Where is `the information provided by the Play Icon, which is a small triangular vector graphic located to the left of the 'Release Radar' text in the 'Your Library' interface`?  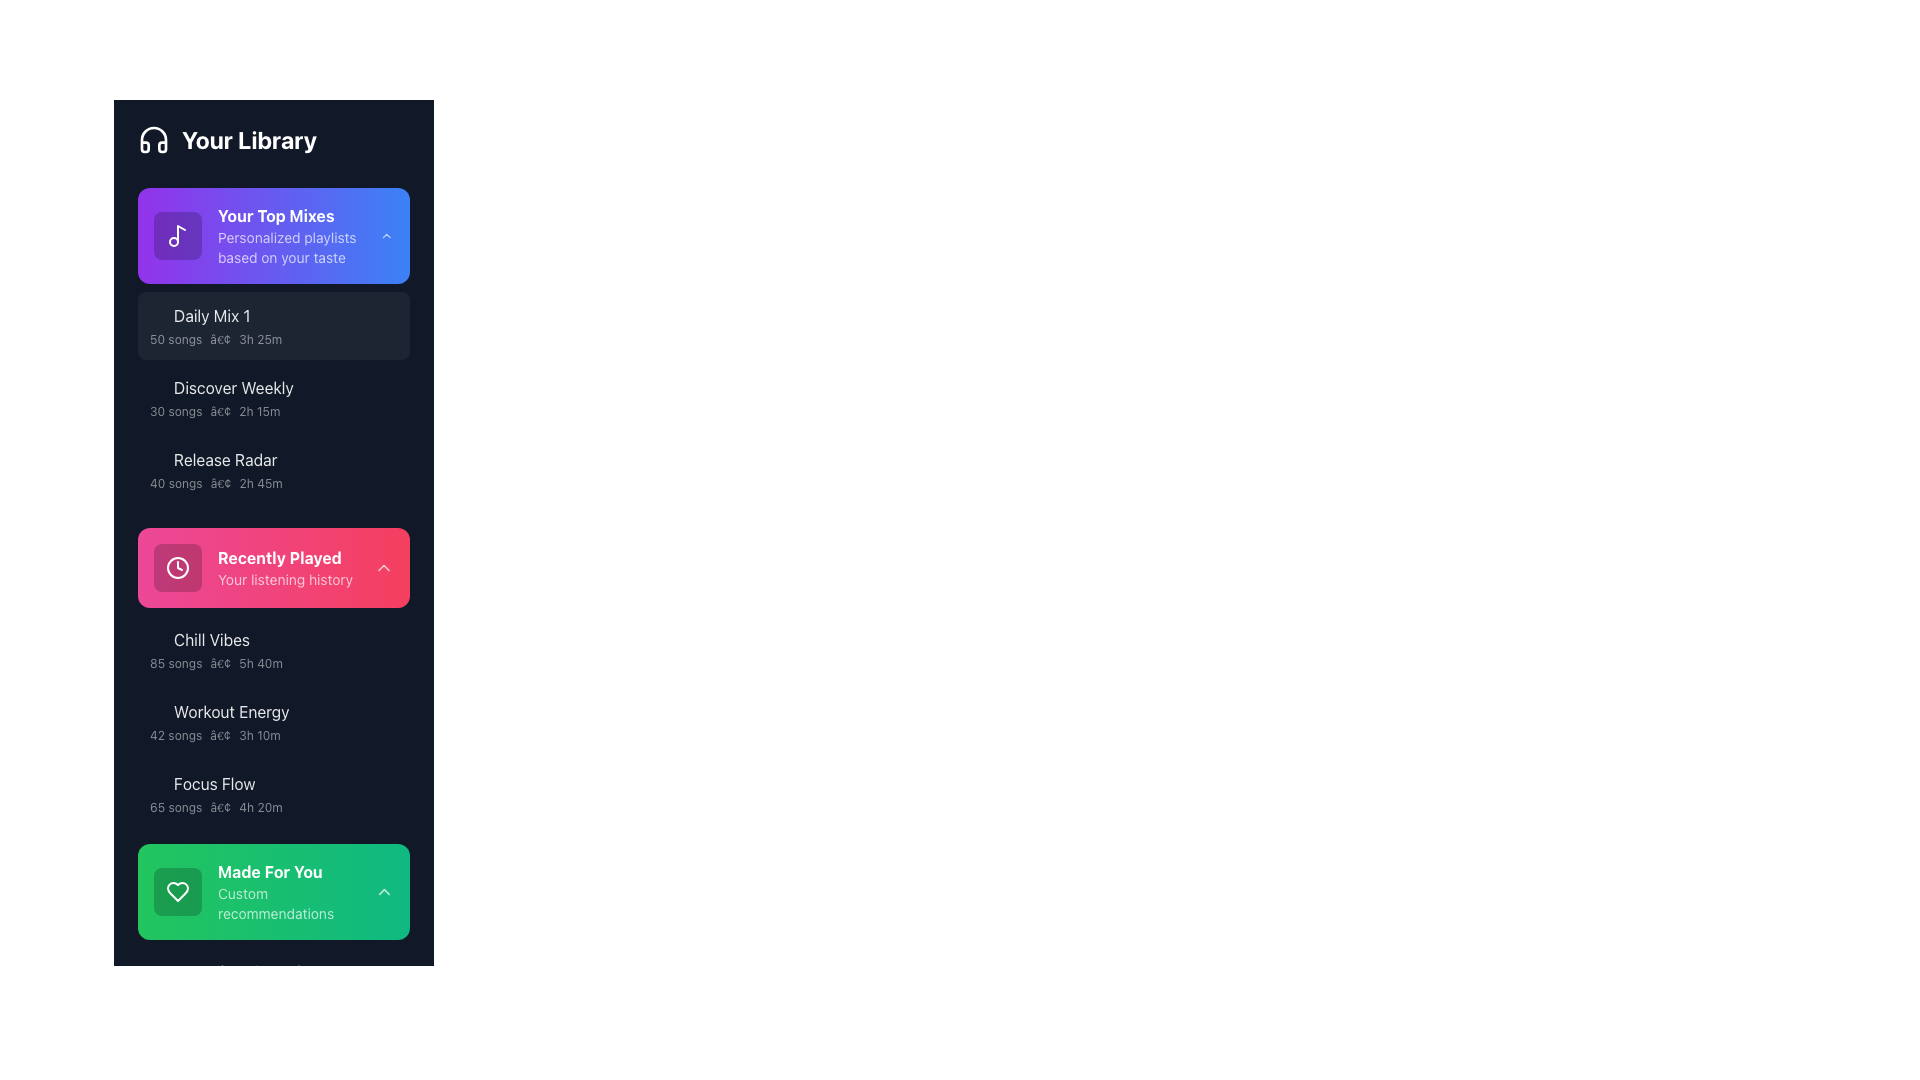 the information provided by the Play Icon, which is a small triangular vector graphic located to the left of the 'Release Radar' text in the 'Your Library' interface is located at coordinates (157, 459).